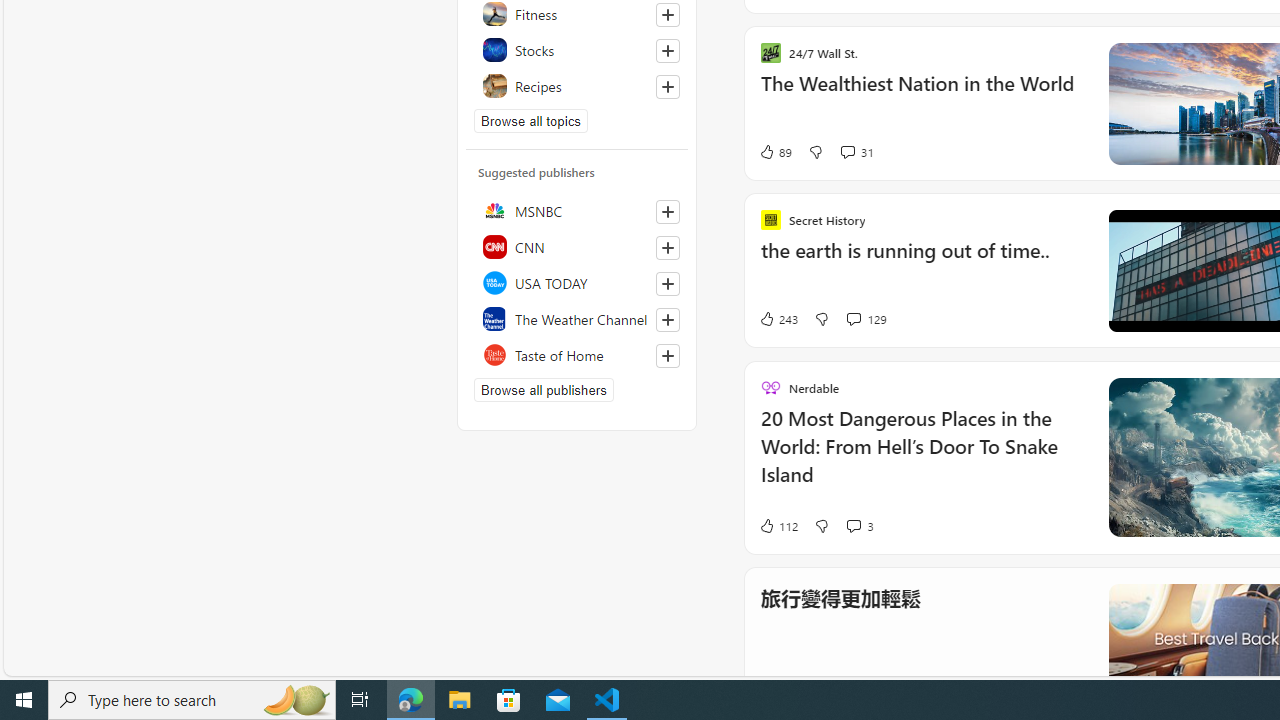 The height and width of the screenshot is (720, 1280). What do you see at coordinates (576, 210) in the screenshot?
I see `'MSNBC'` at bounding box center [576, 210].